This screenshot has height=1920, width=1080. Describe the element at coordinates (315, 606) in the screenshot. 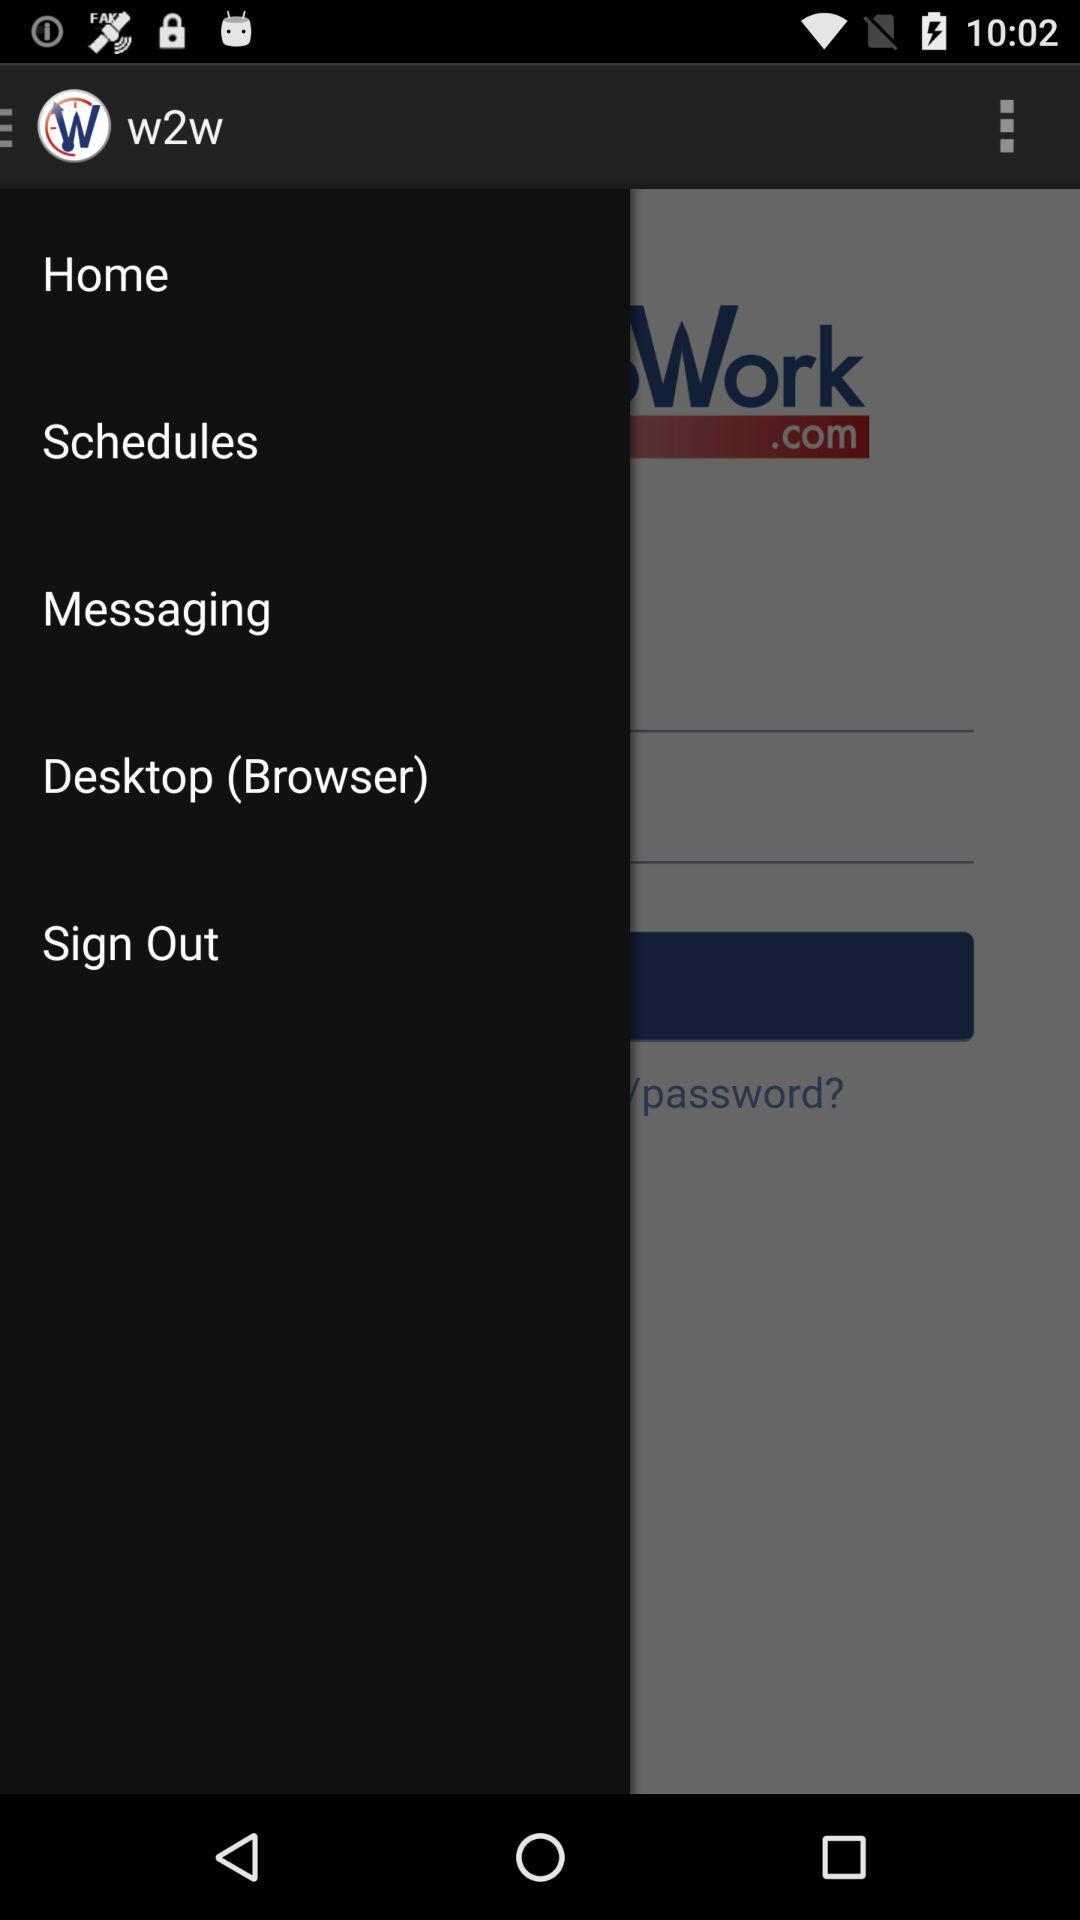

I see `the item below schedules item` at that location.